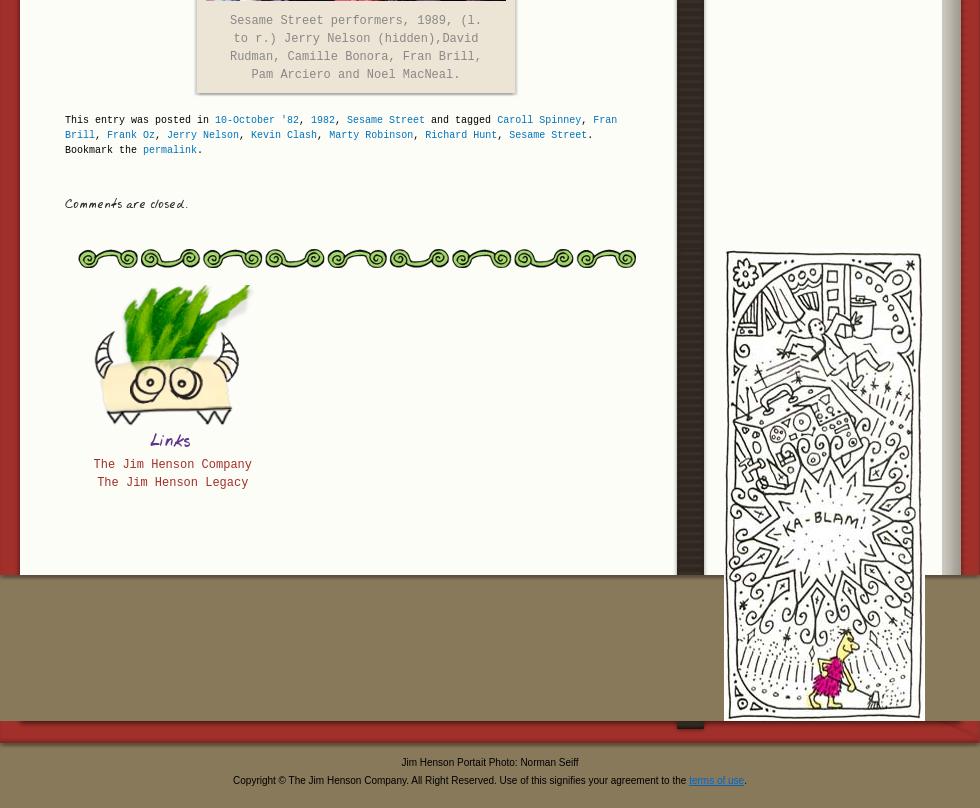 This screenshot has width=980, height=808. Describe the element at coordinates (131, 134) in the screenshot. I see `'Frank Oz'` at that location.